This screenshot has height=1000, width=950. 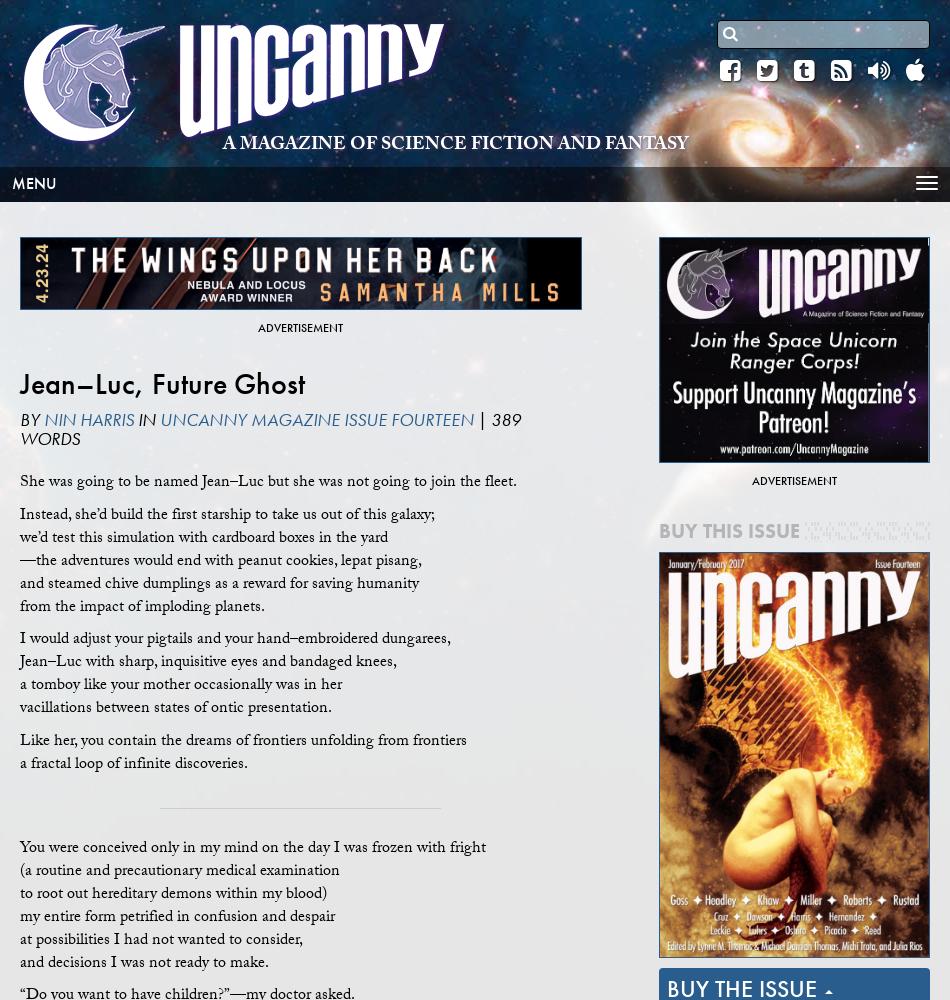 What do you see at coordinates (728, 531) in the screenshot?
I see `'Buy This Issue'` at bounding box center [728, 531].